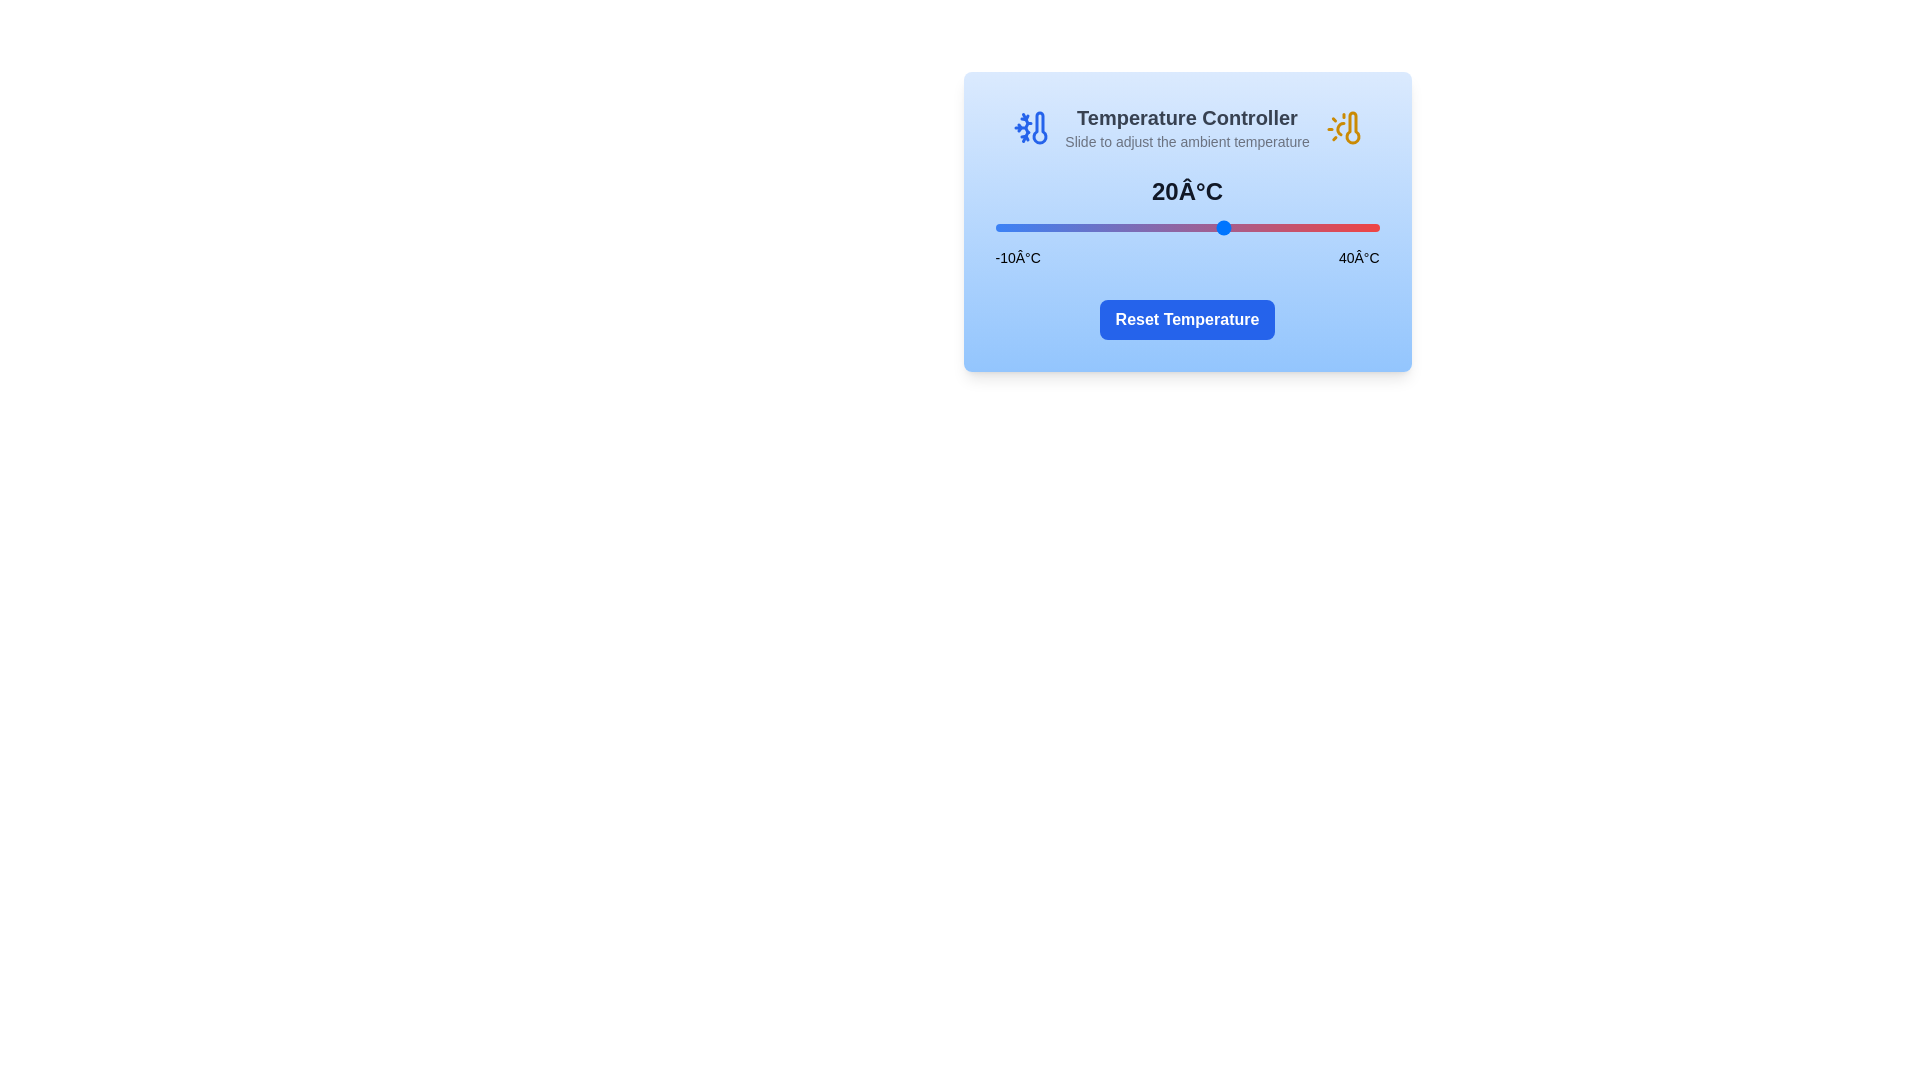 The height and width of the screenshot is (1080, 1920). Describe the element at coordinates (1040, 226) in the screenshot. I see `the temperature` at that location.